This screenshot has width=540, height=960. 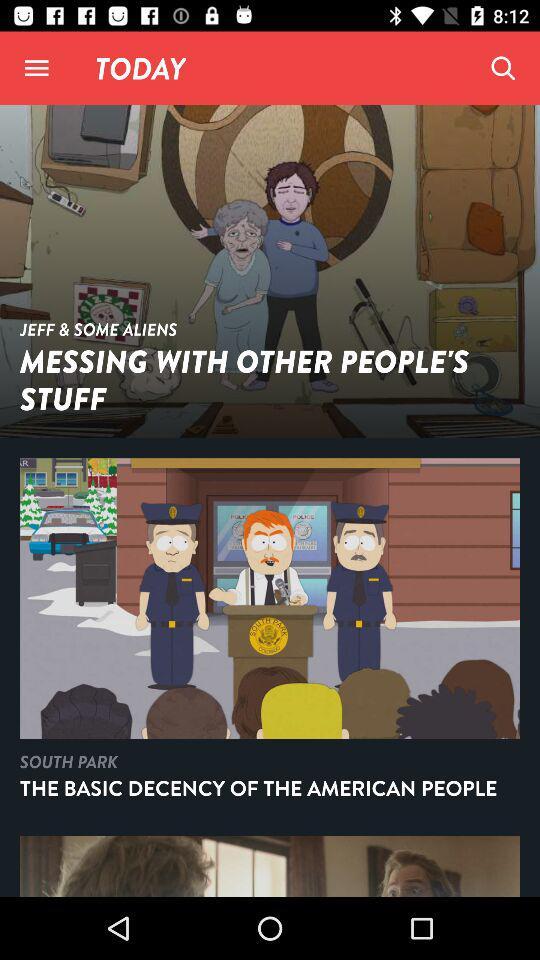 I want to click on menu button, so click(x=36, y=68).